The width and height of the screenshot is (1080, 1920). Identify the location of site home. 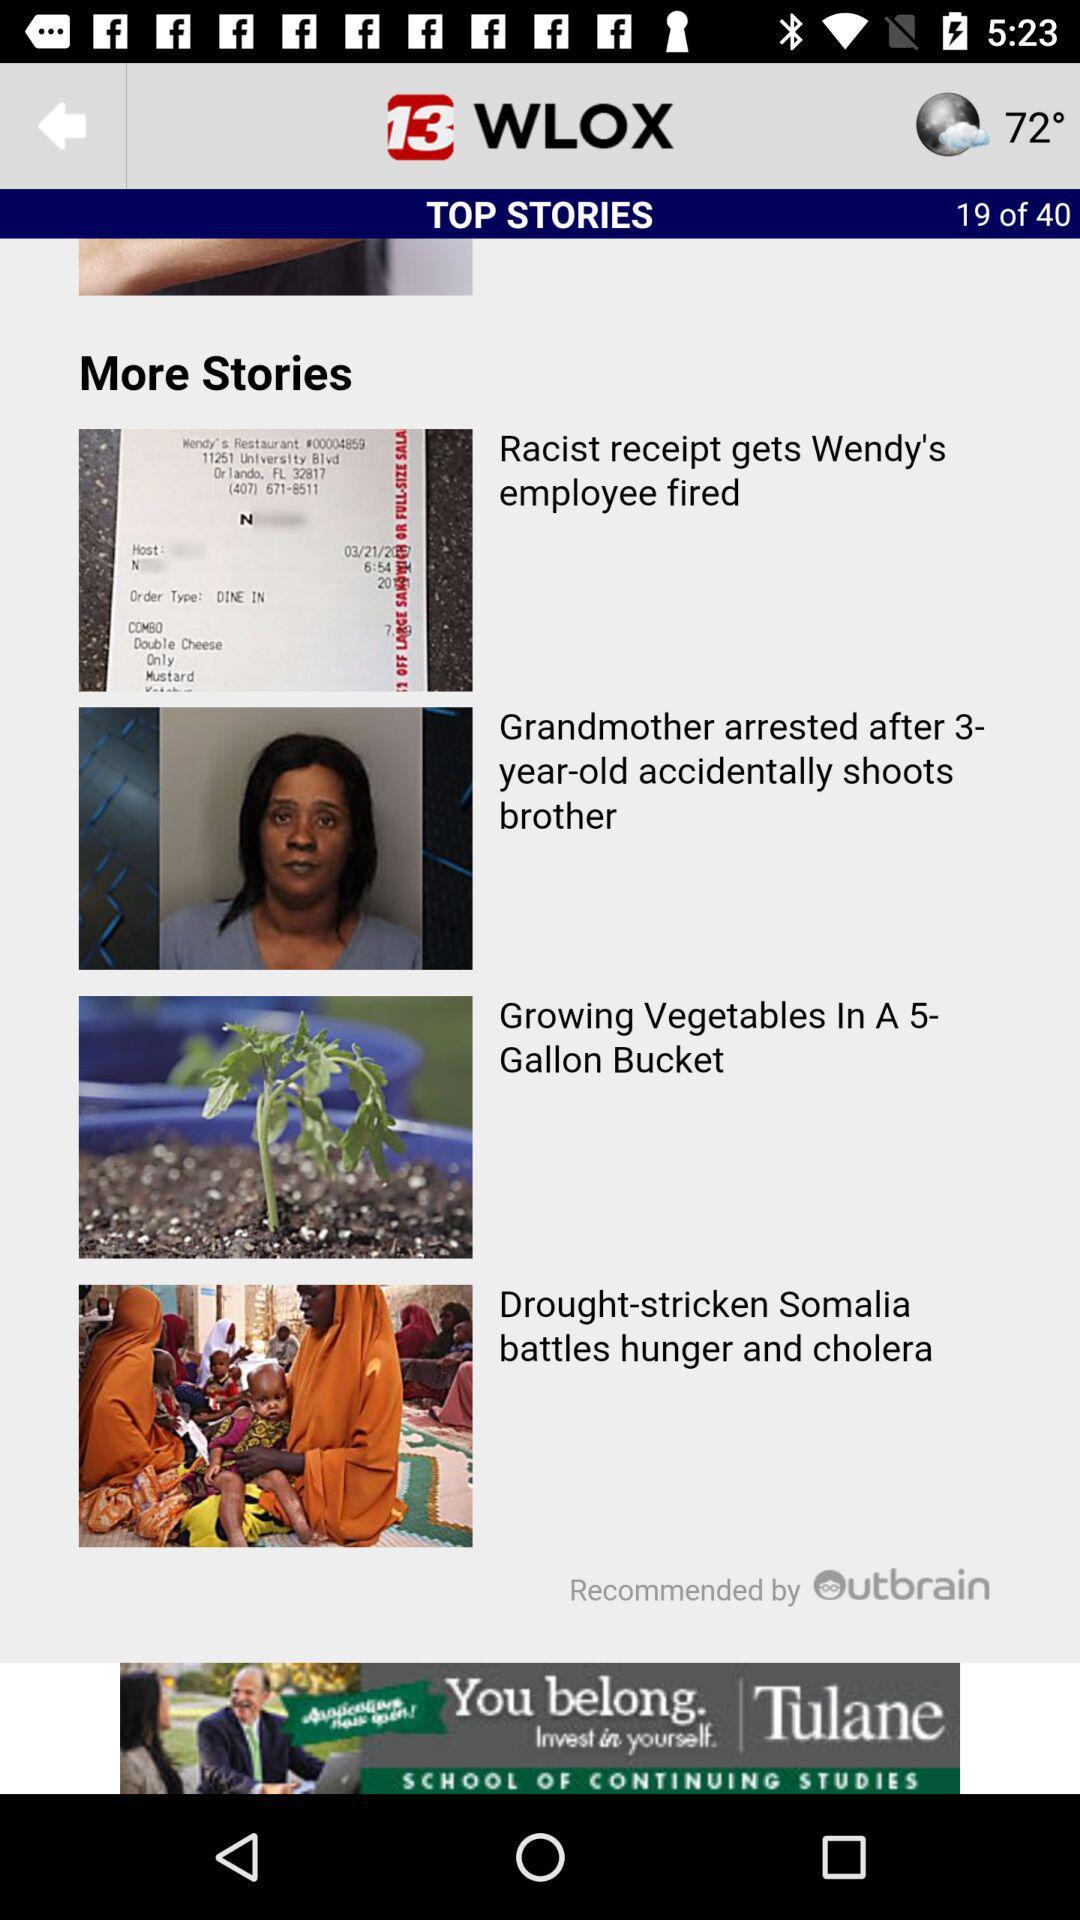
(540, 124).